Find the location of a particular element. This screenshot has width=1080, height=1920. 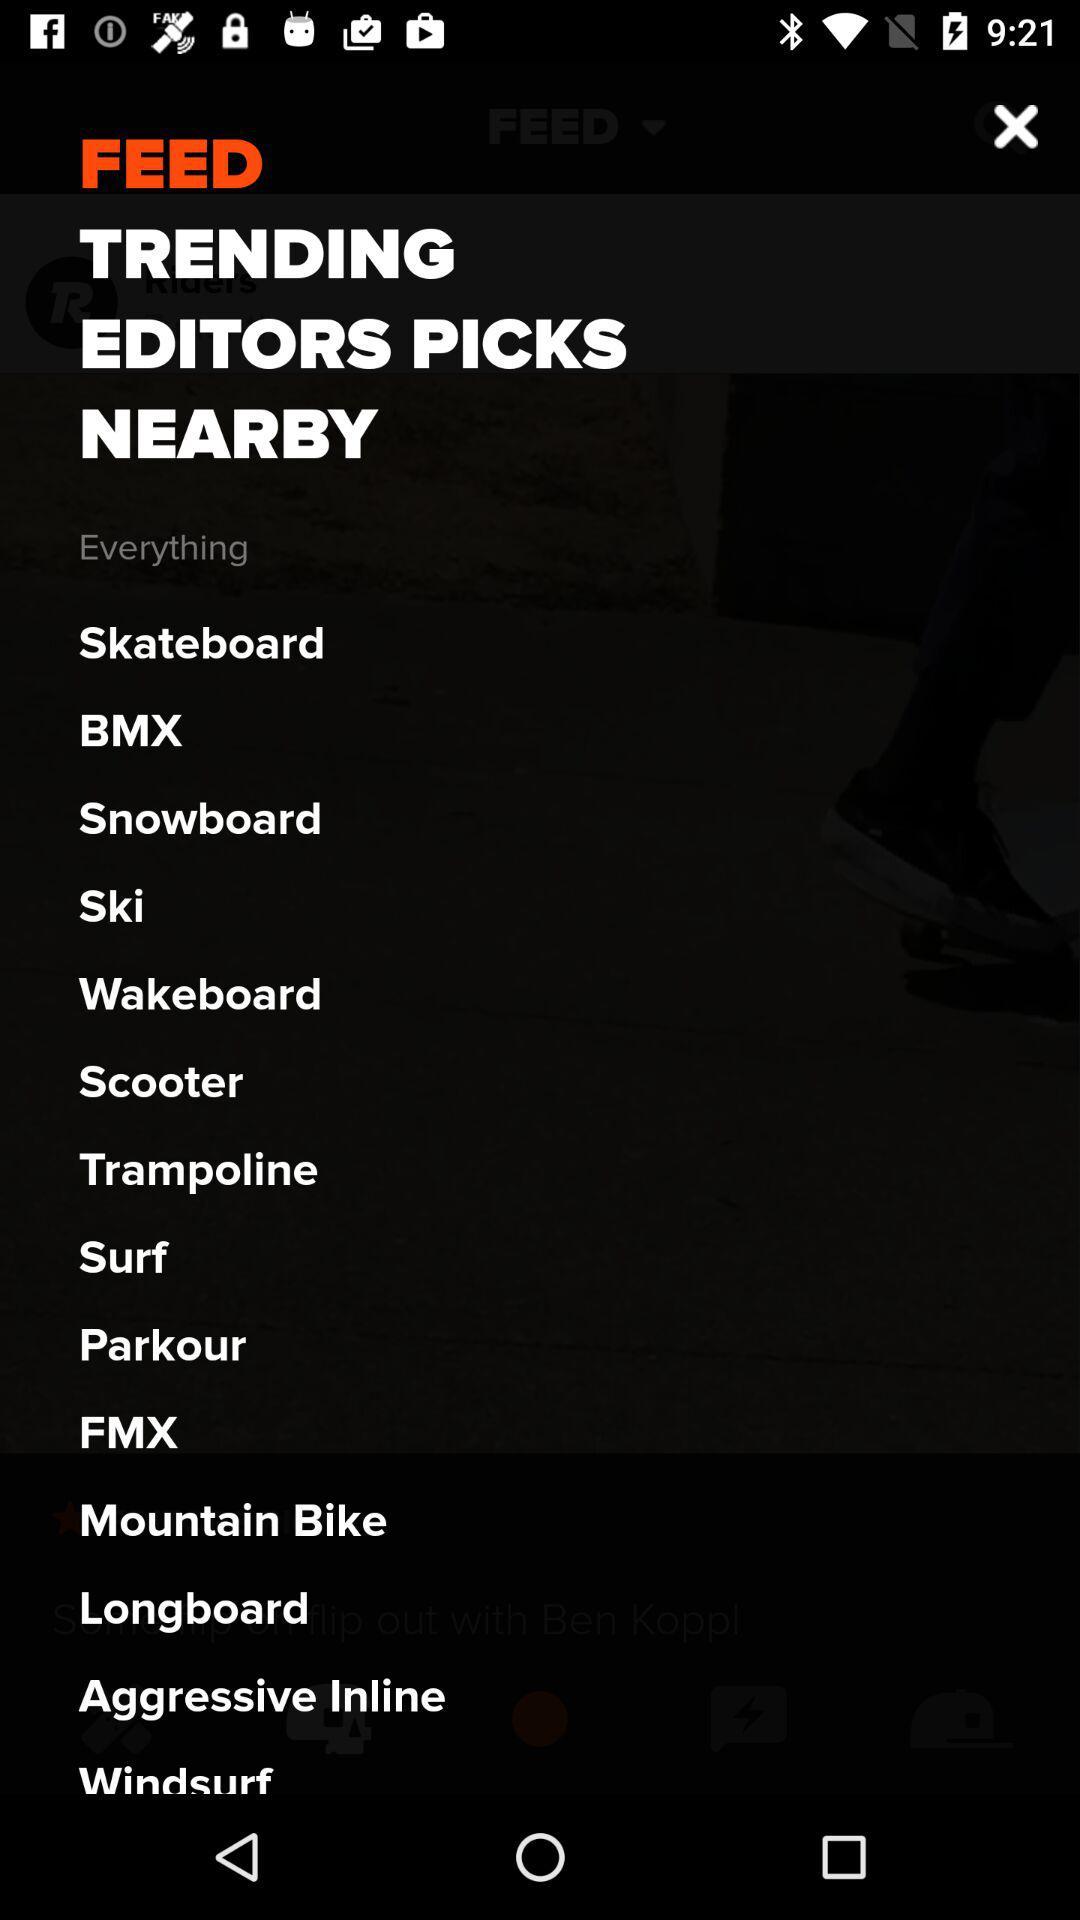

the close icon is located at coordinates (1000, 126).